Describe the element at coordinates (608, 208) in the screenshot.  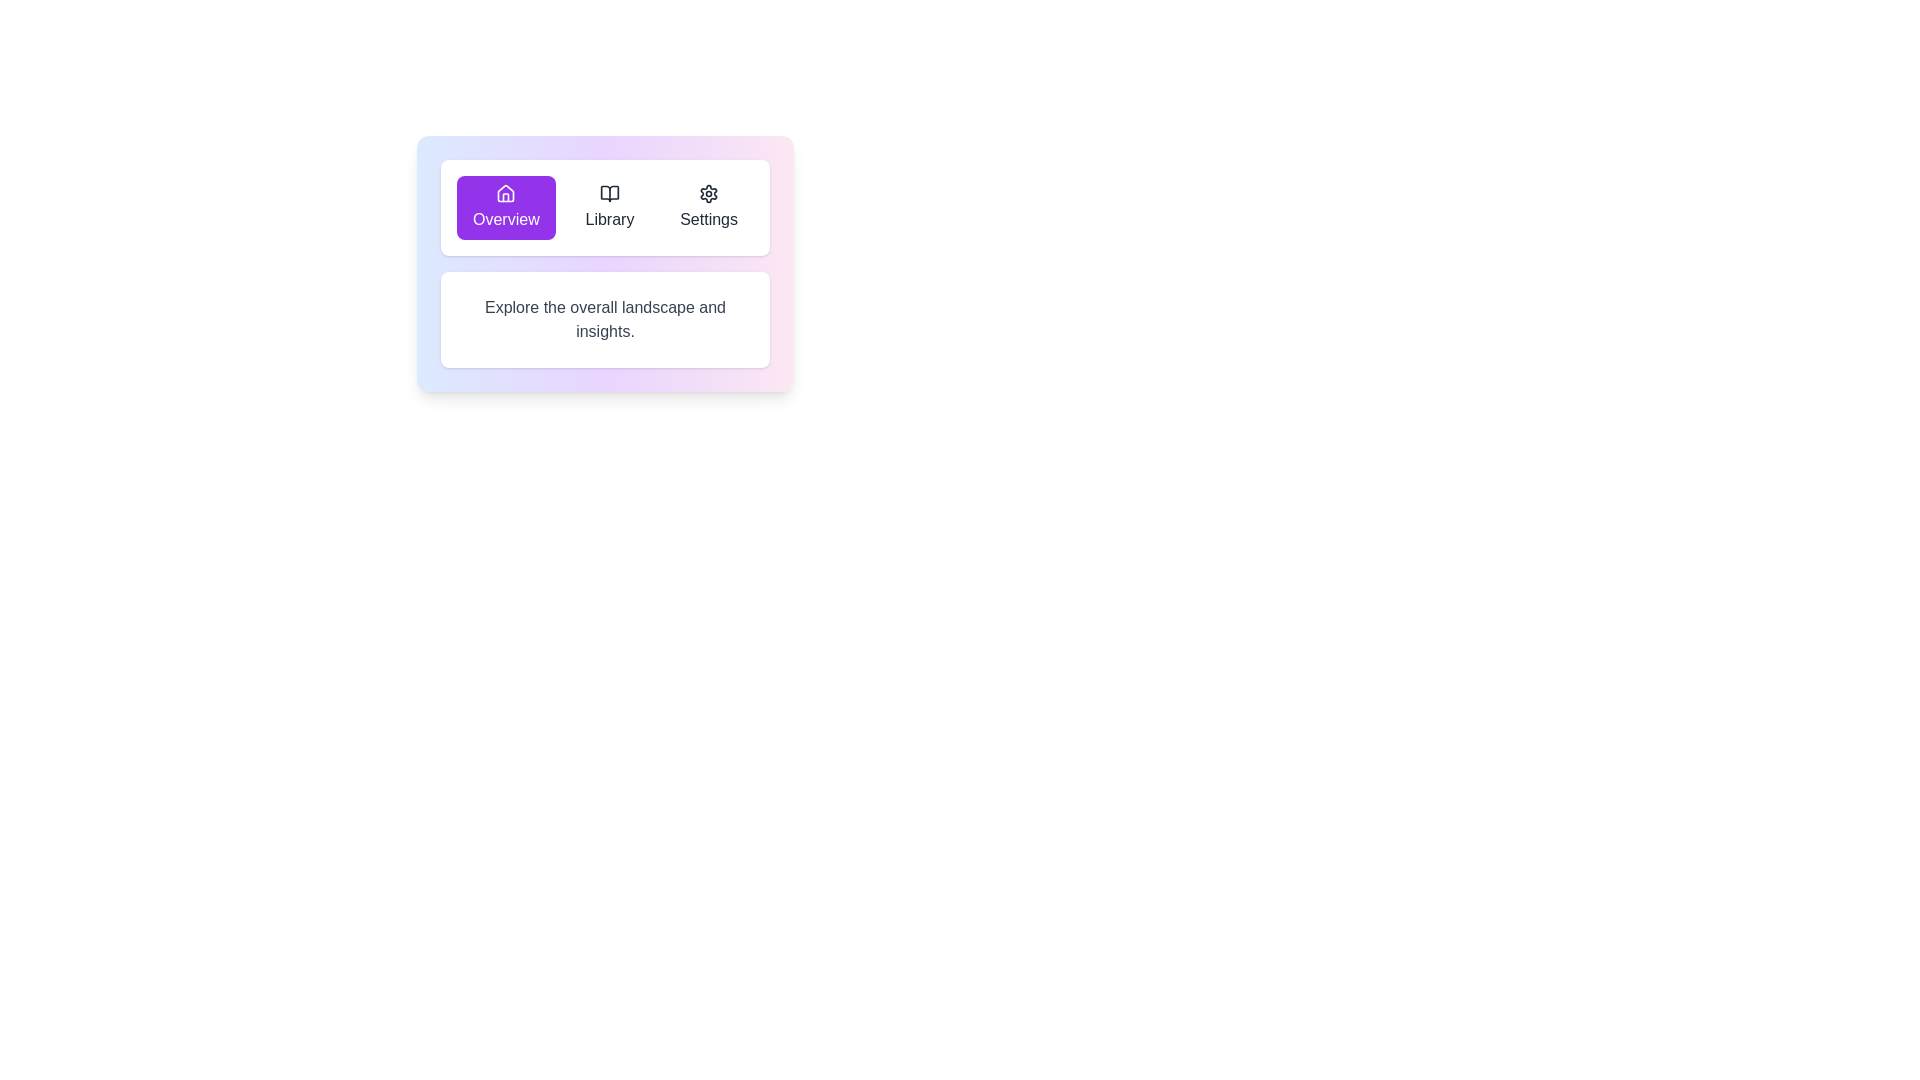
I see `the 'Library' button located at the top-center of the interface` at that location.